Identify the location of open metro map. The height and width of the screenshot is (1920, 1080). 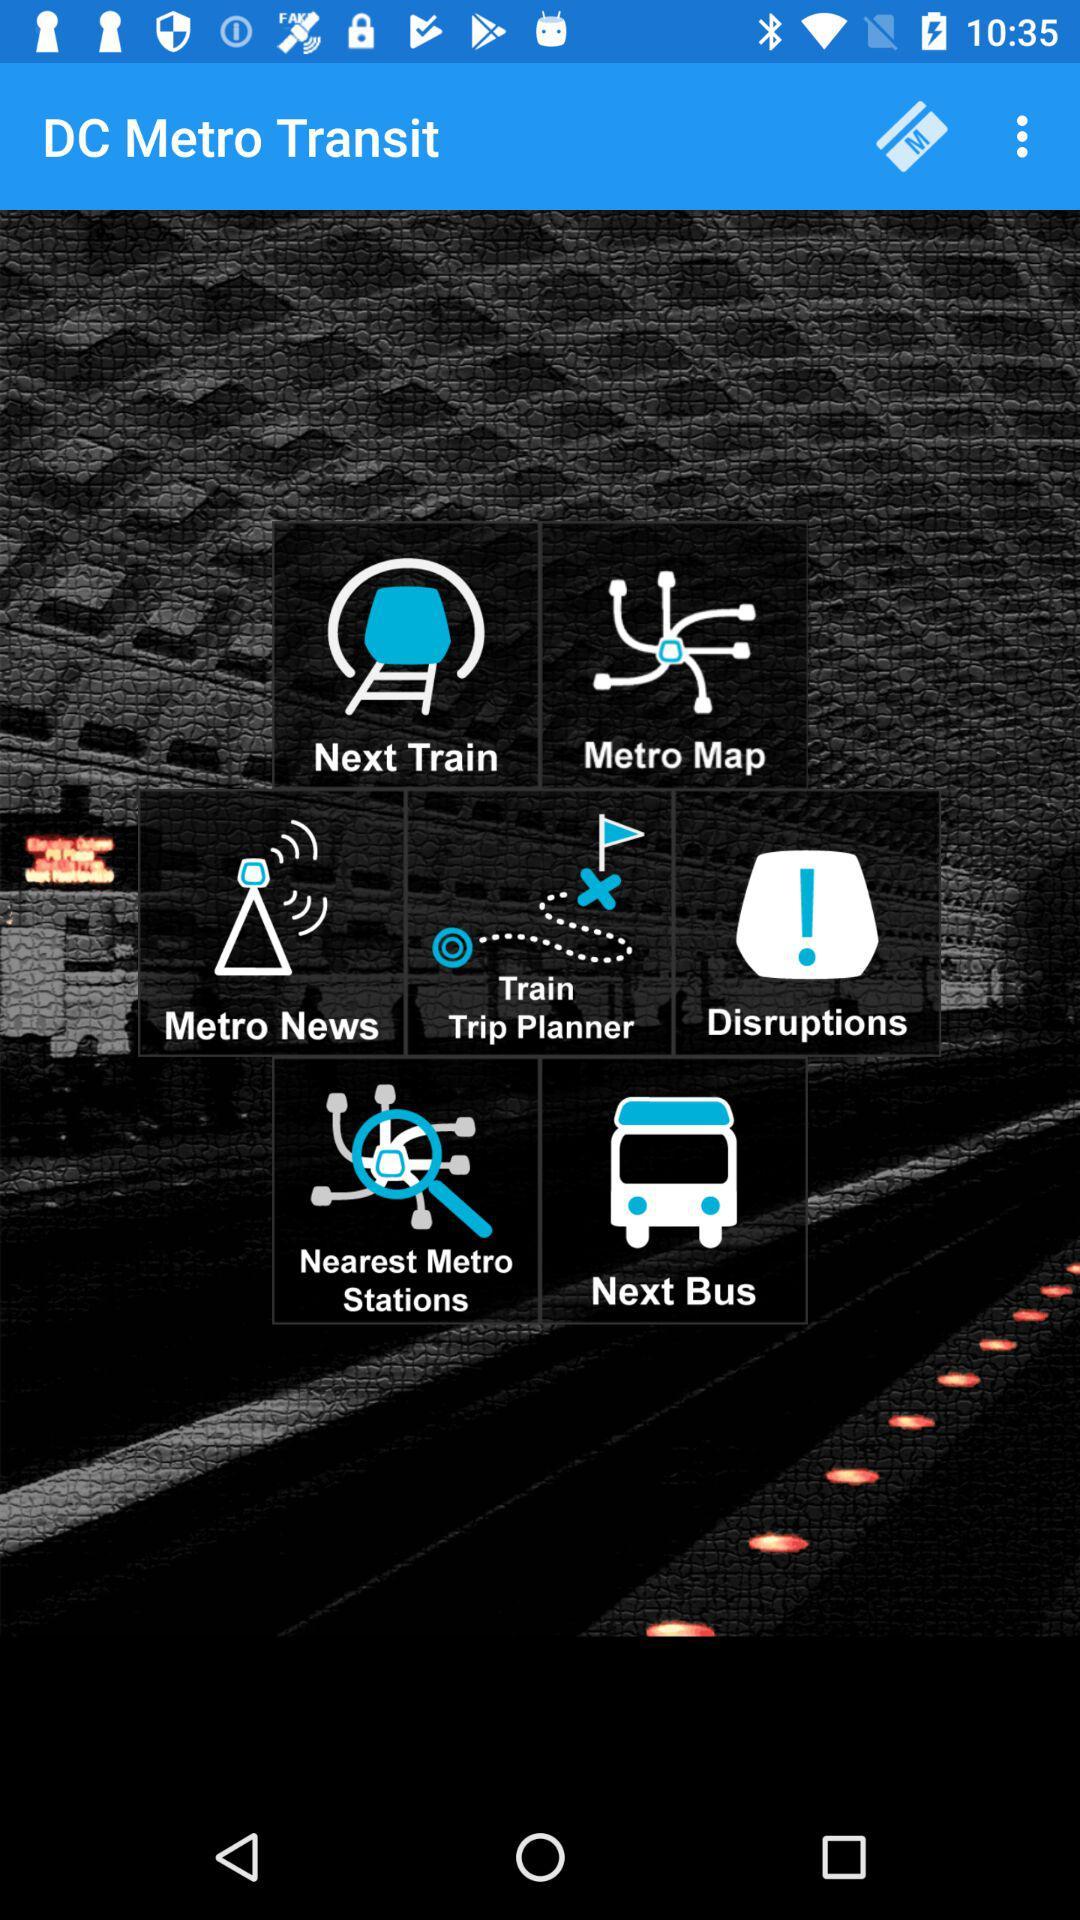
(673, 655).